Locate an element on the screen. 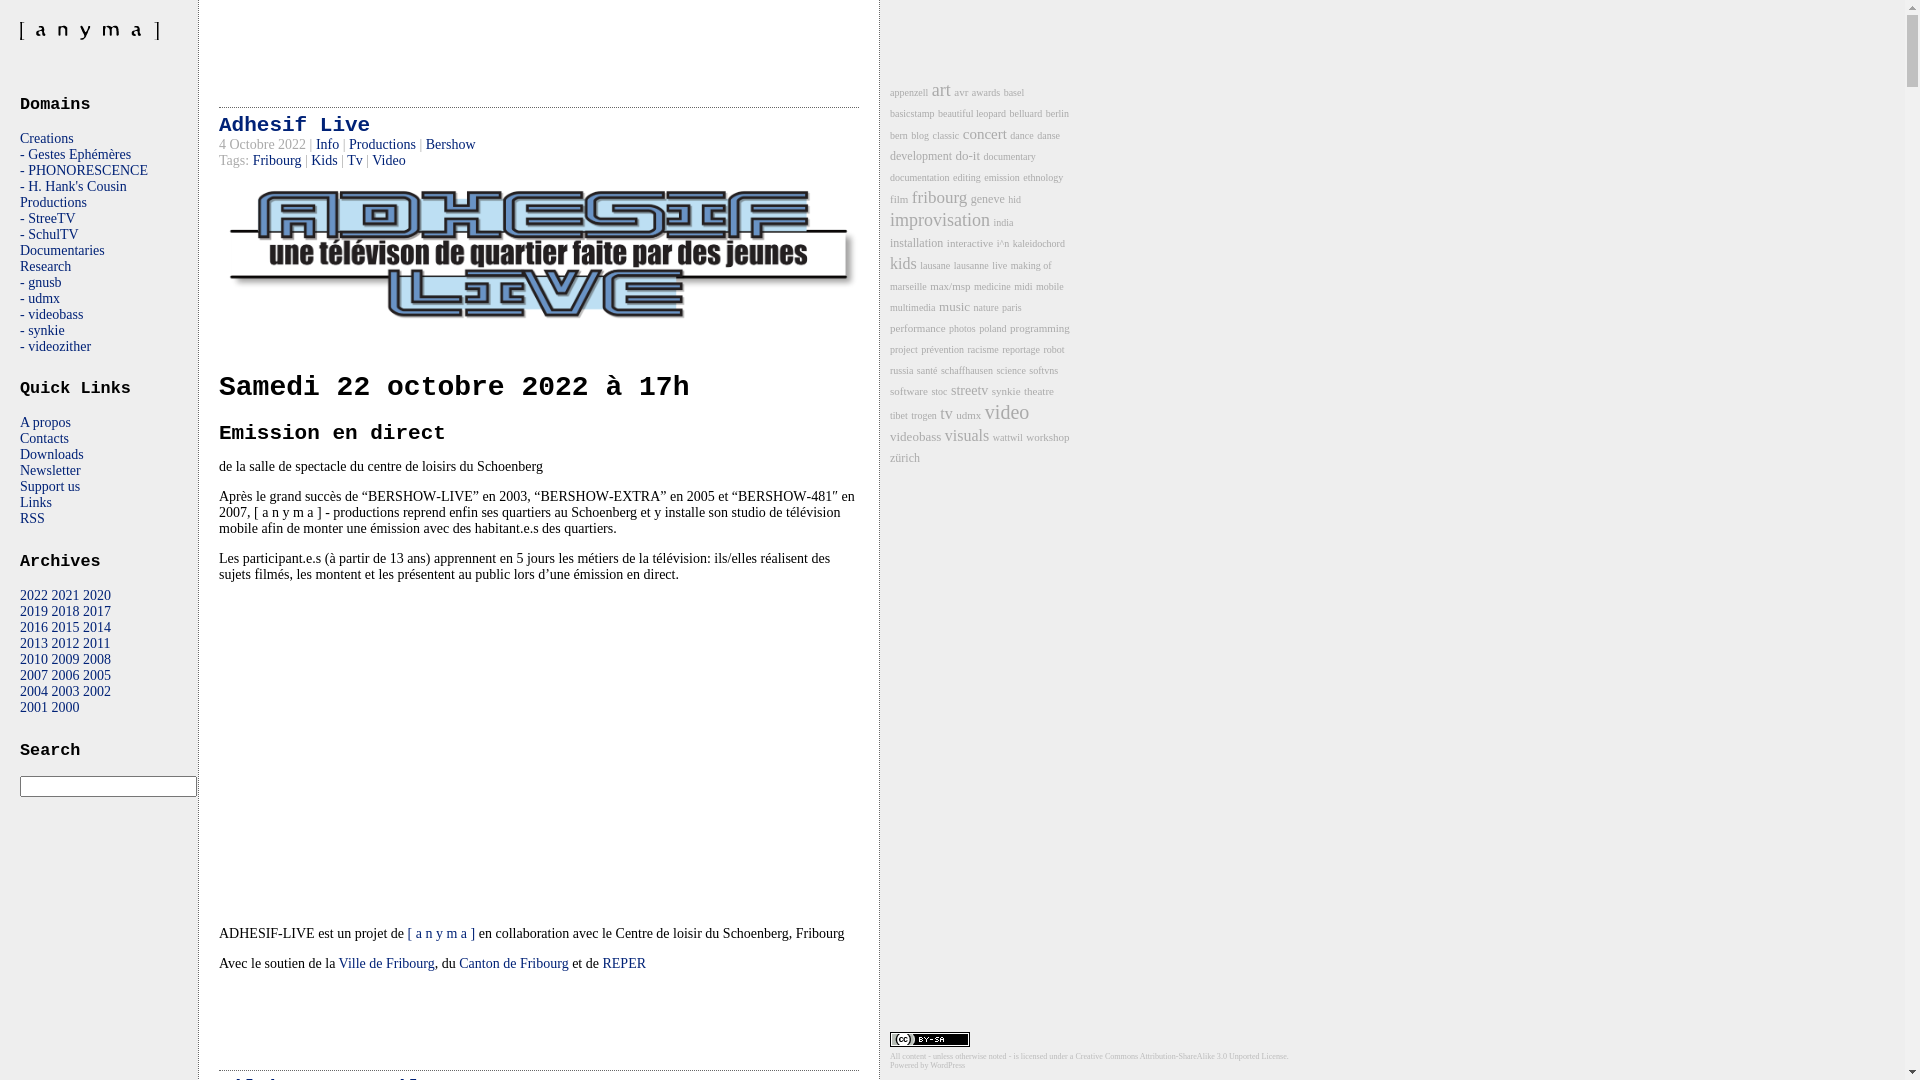 The height and width of the screenshot is (1080, 1920). '- PHONORESCENCE' is located at coordinates (19, 169).